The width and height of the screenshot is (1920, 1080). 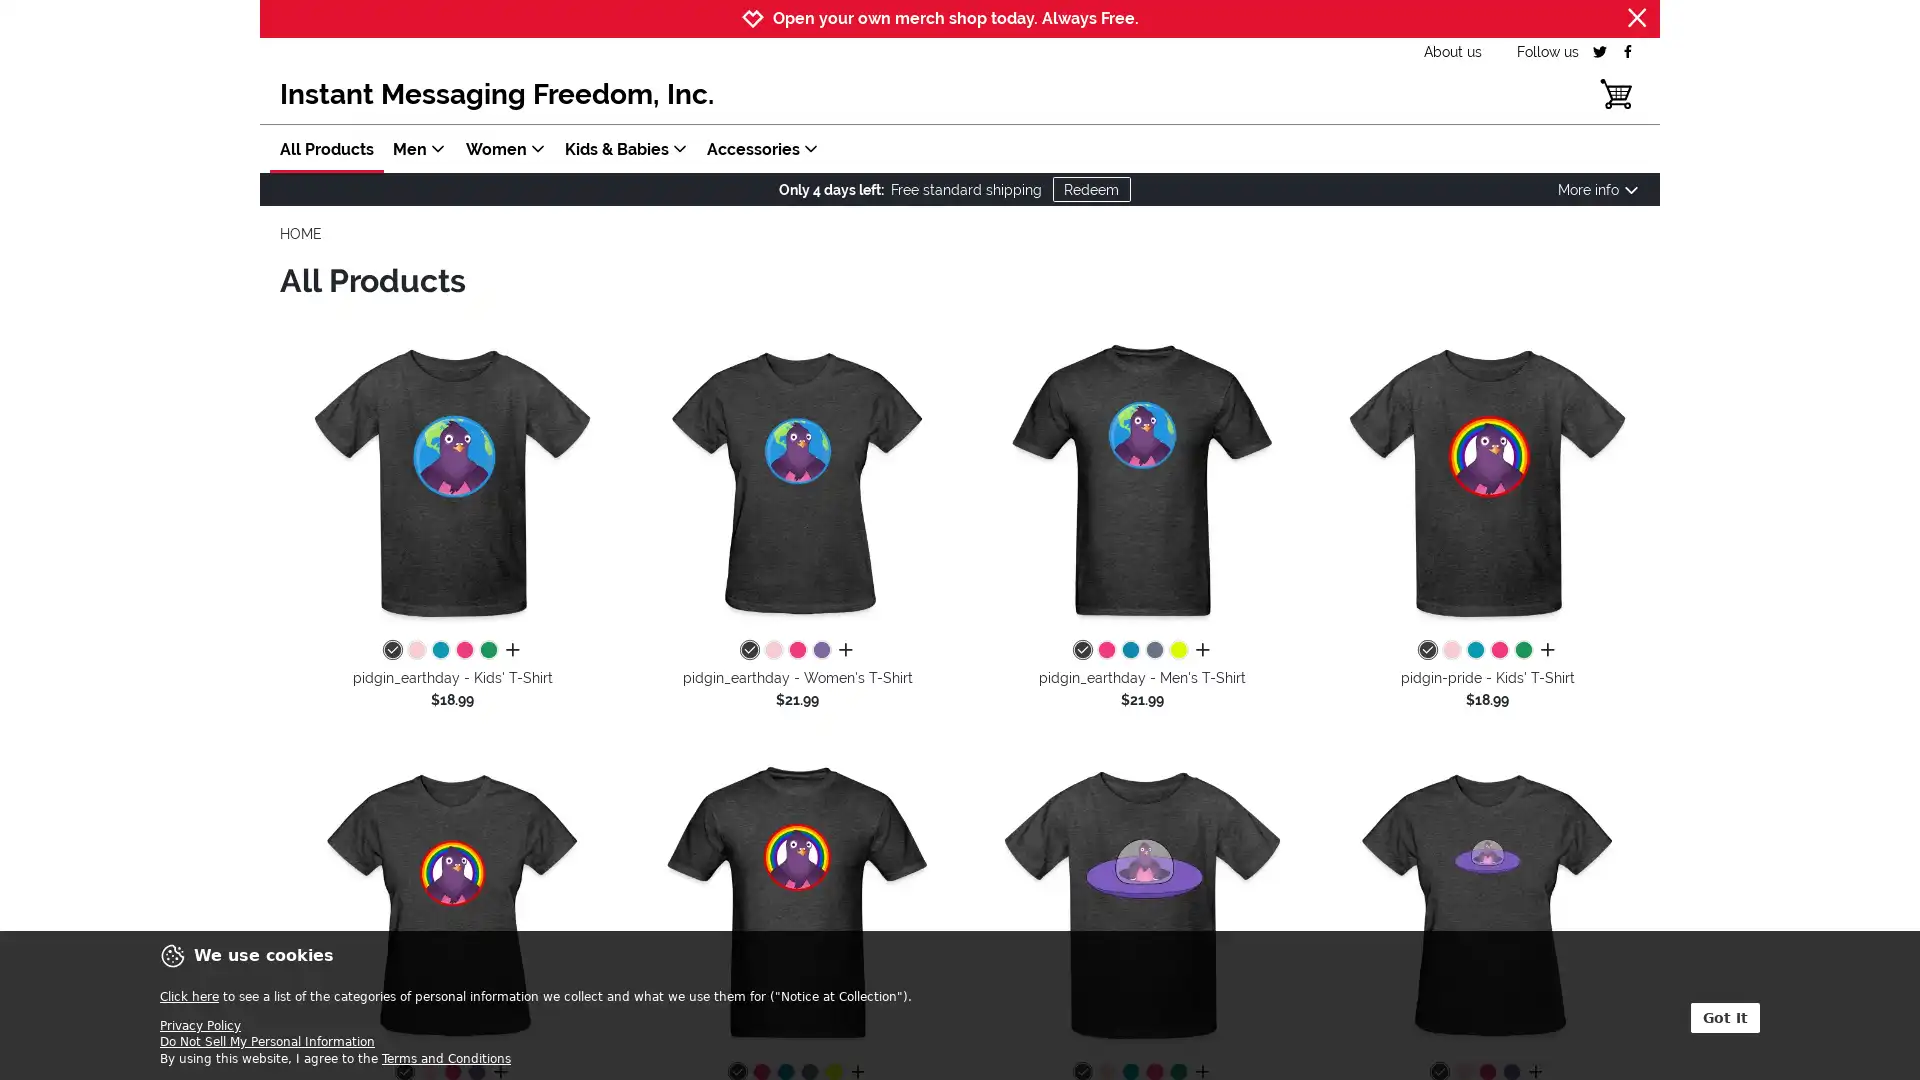 I want to click on Pidgin UFO - Kids' T-Shirt, so click(x=1142, y=904).